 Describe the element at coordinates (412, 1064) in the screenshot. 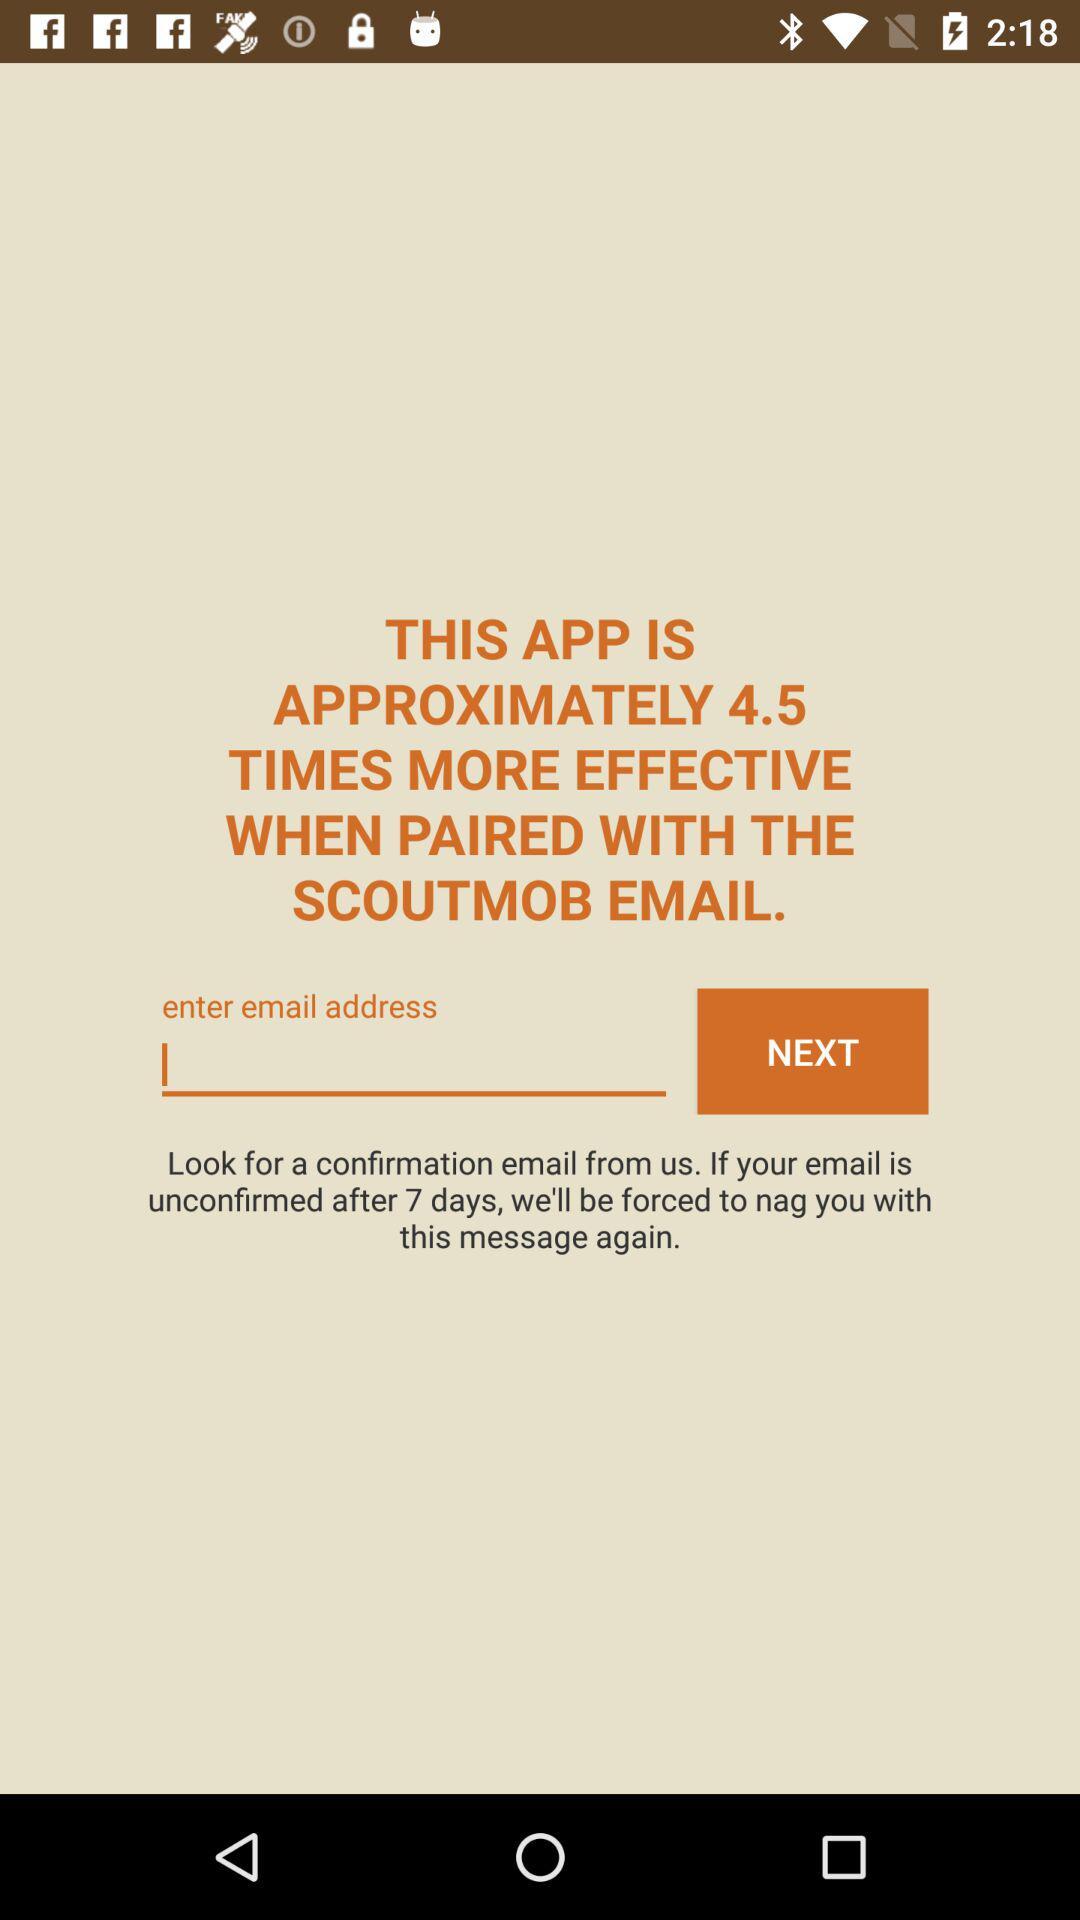

I see `email` at that location.